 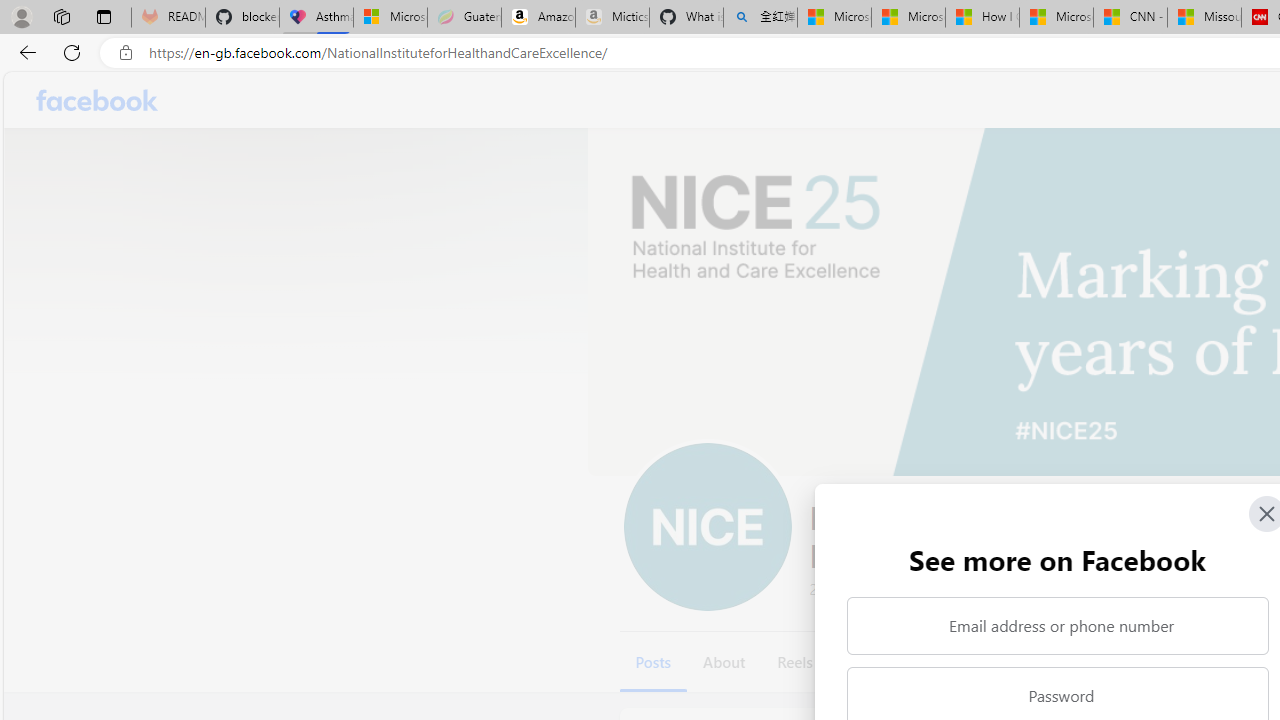 What do you see at coordinates (96, 100) in the screenshot?
I see `'Facebook'` at bounding box center [96, 100].